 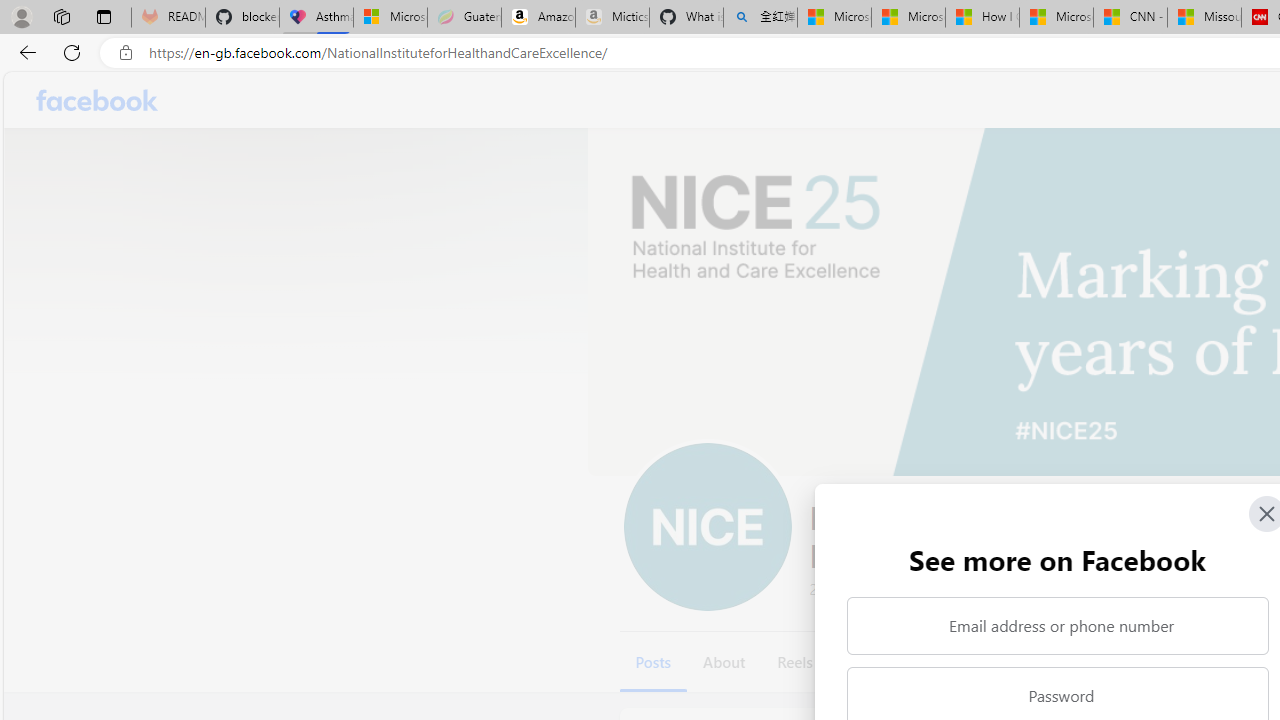 What do you see at coordinates (96, 100) in the screenshot?
I see `'Facebook'` at bounding box center [96, 100].